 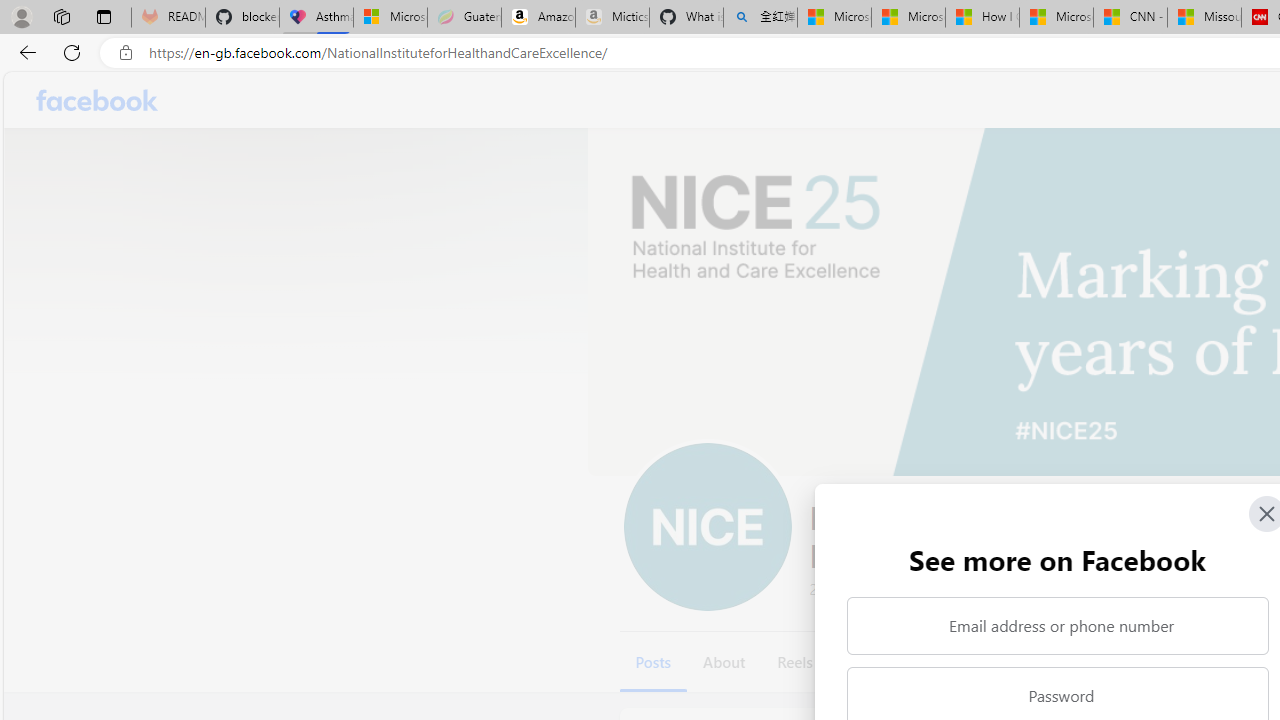 What do you see at coordinates (96, 100) in the screenshot?
I see `'Facebook'` at bounding box center [96, 100].